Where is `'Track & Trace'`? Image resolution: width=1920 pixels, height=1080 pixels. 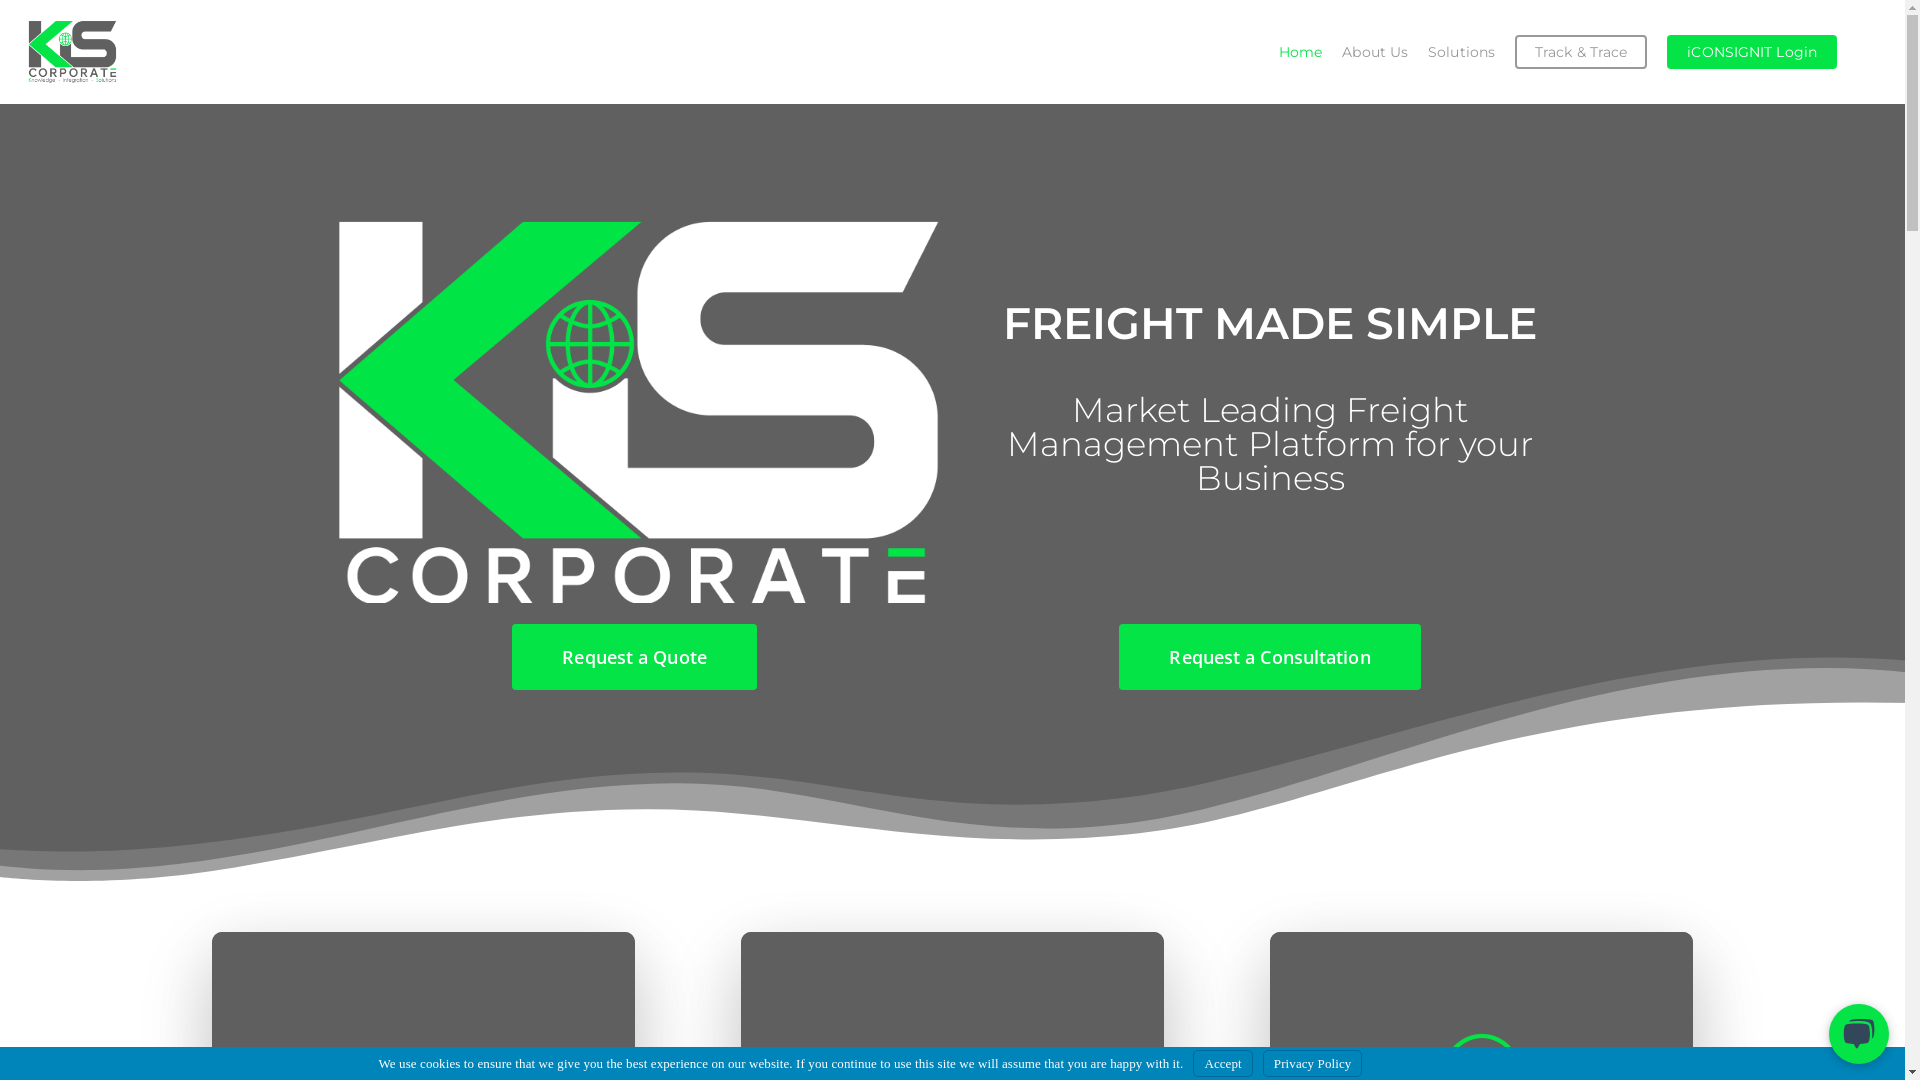 'Track & Trace' is located at coordinates (1579, 50).